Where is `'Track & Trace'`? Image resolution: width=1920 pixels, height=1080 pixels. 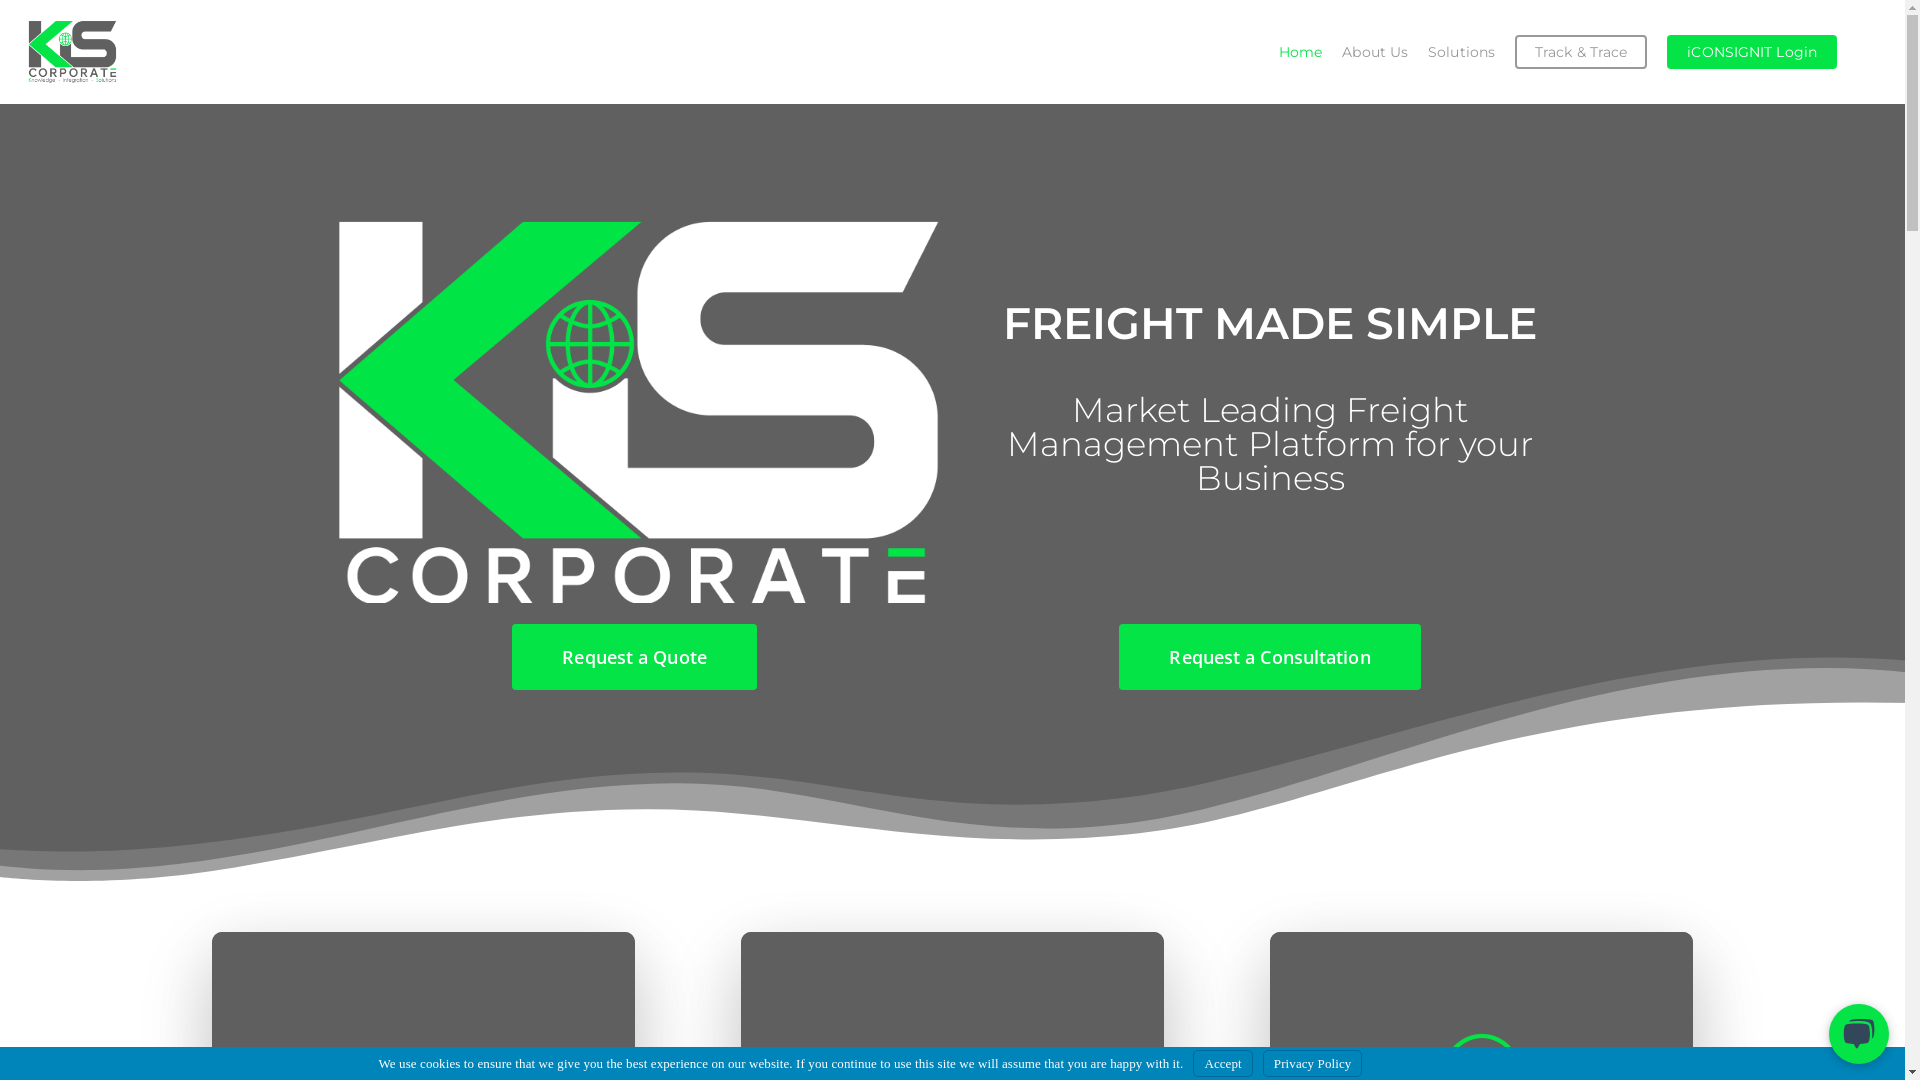 'Track & Trace' is located at coordinates (1579, 50).